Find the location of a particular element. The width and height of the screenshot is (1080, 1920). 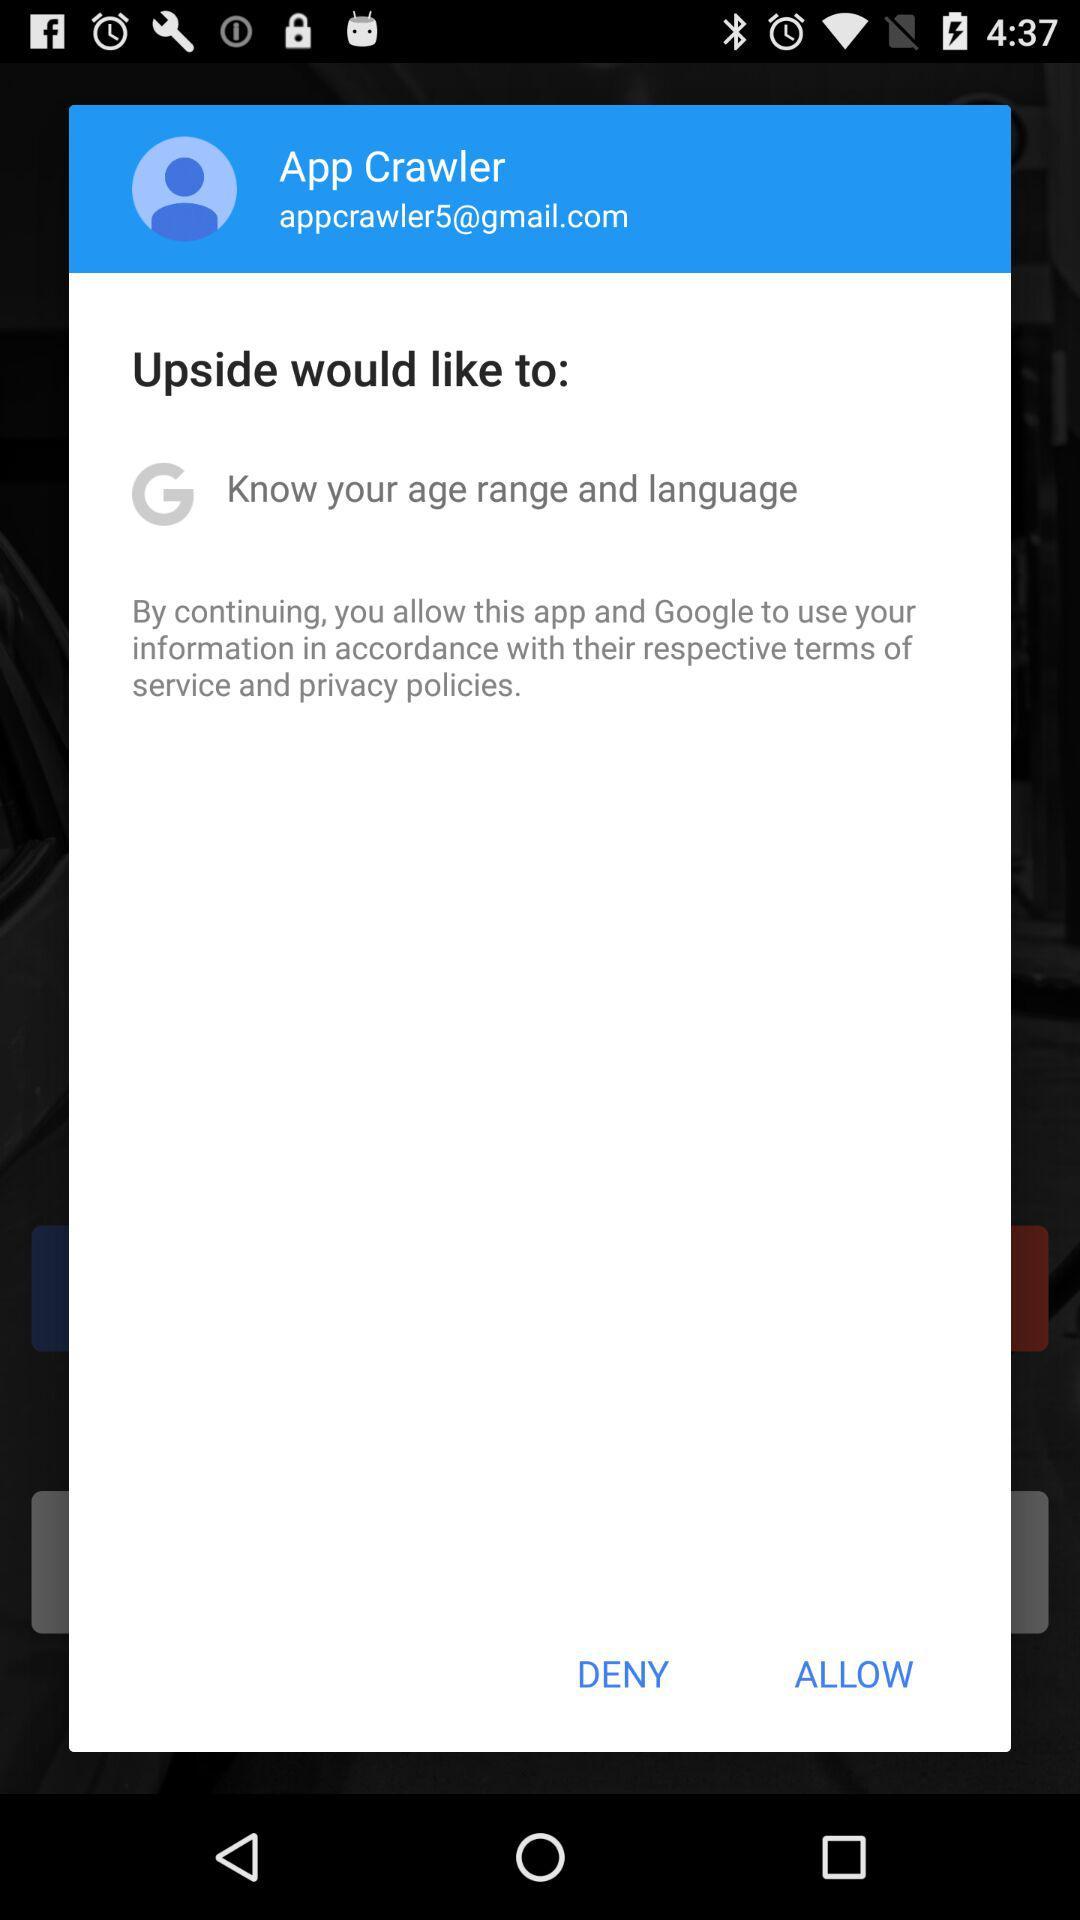

the app to the left of app crawler icon is located at coordinates (184, 188).